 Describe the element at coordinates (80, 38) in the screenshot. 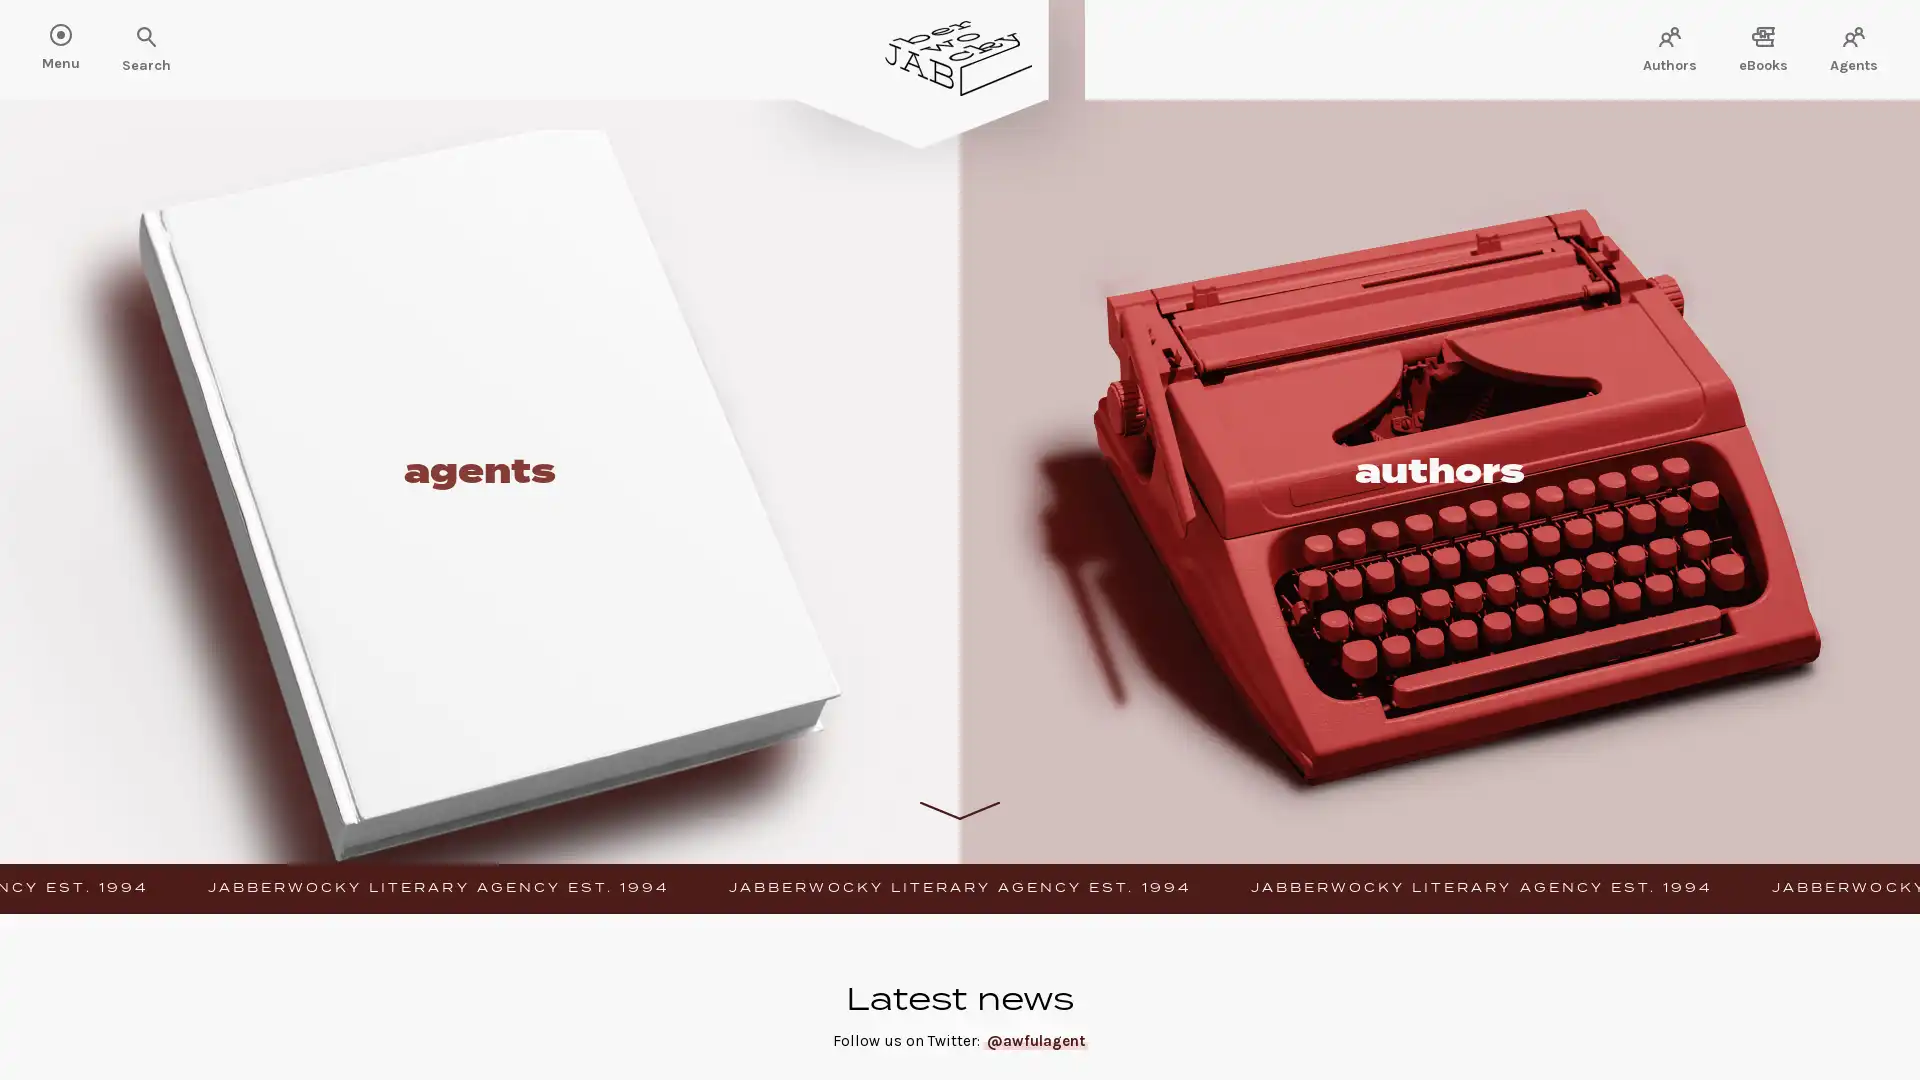

I see `Search` at that location.